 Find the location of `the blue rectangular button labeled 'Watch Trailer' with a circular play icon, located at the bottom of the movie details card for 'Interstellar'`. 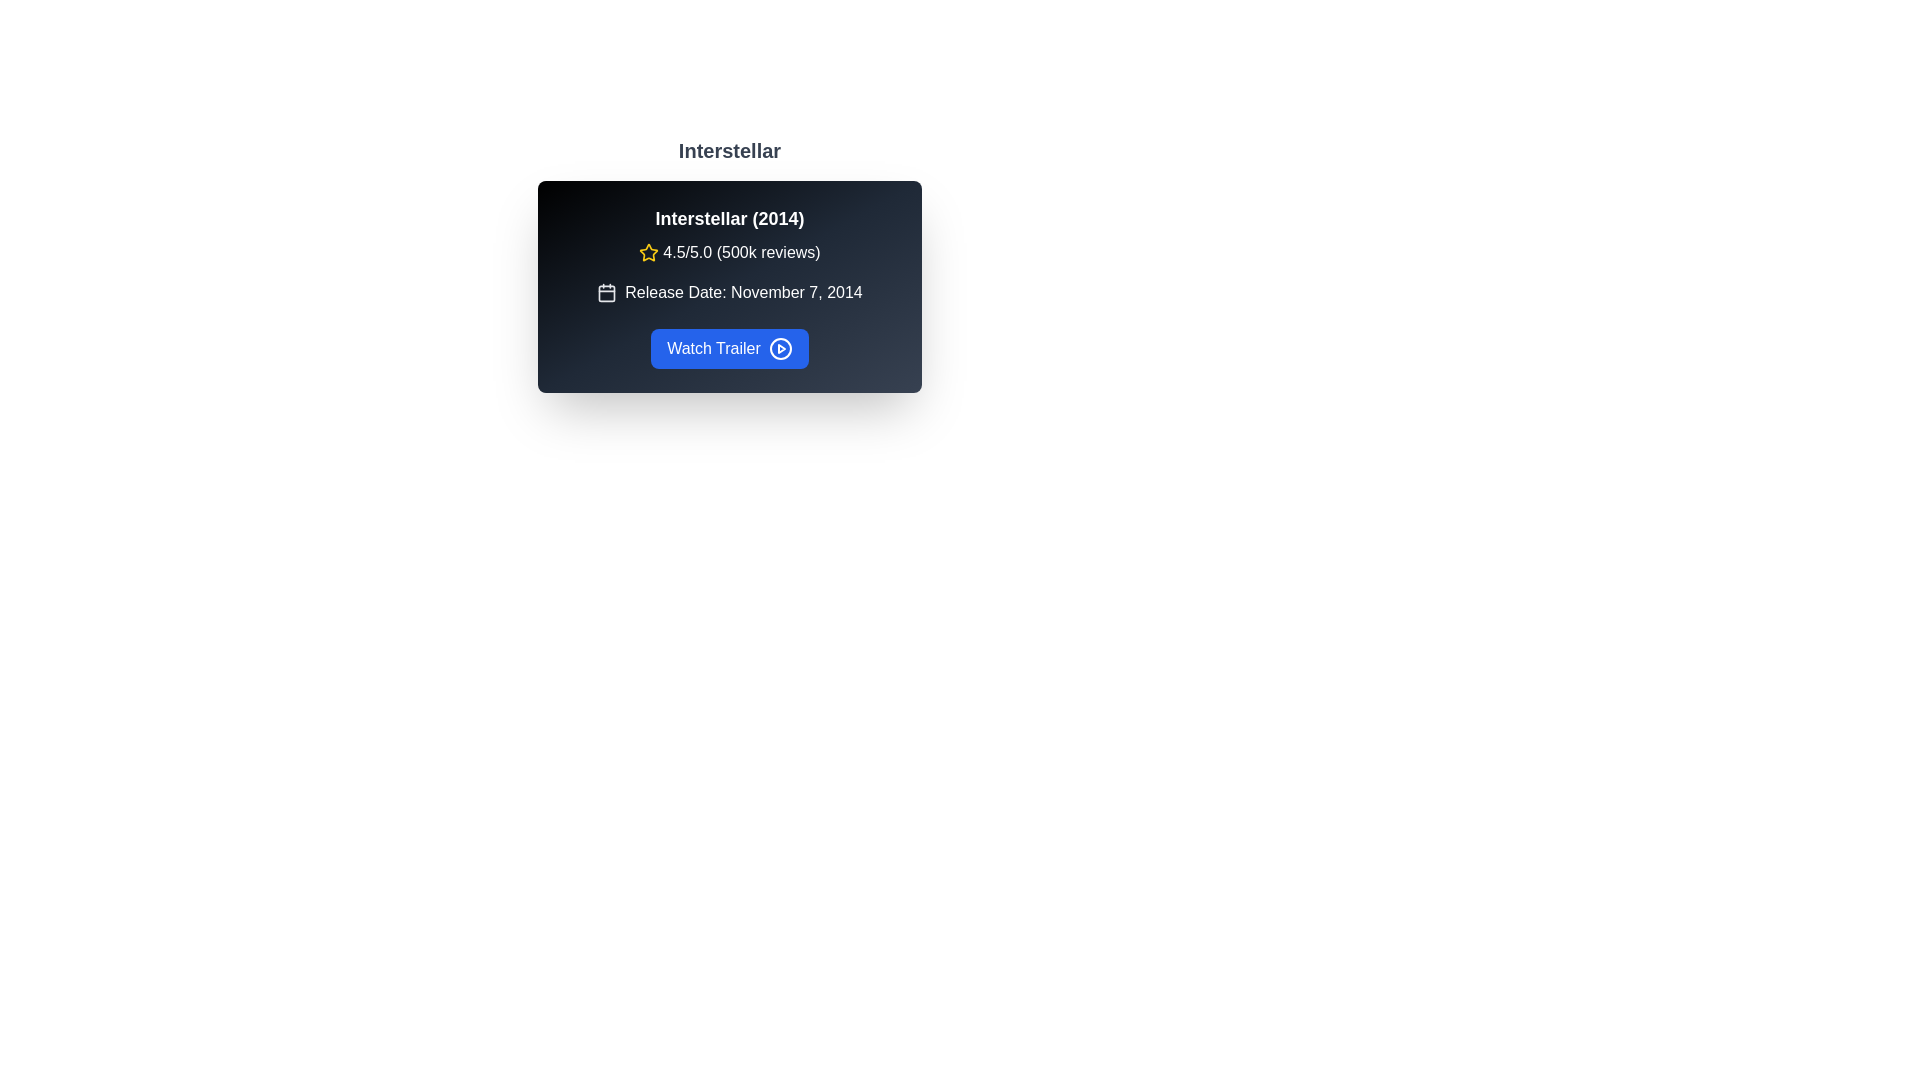

the blue rectangular button labeled 'Watch Trailer' with a circular play icon, located at the bottom of the movie details card for 'Interstellar' is located at coordinates (728, 347).